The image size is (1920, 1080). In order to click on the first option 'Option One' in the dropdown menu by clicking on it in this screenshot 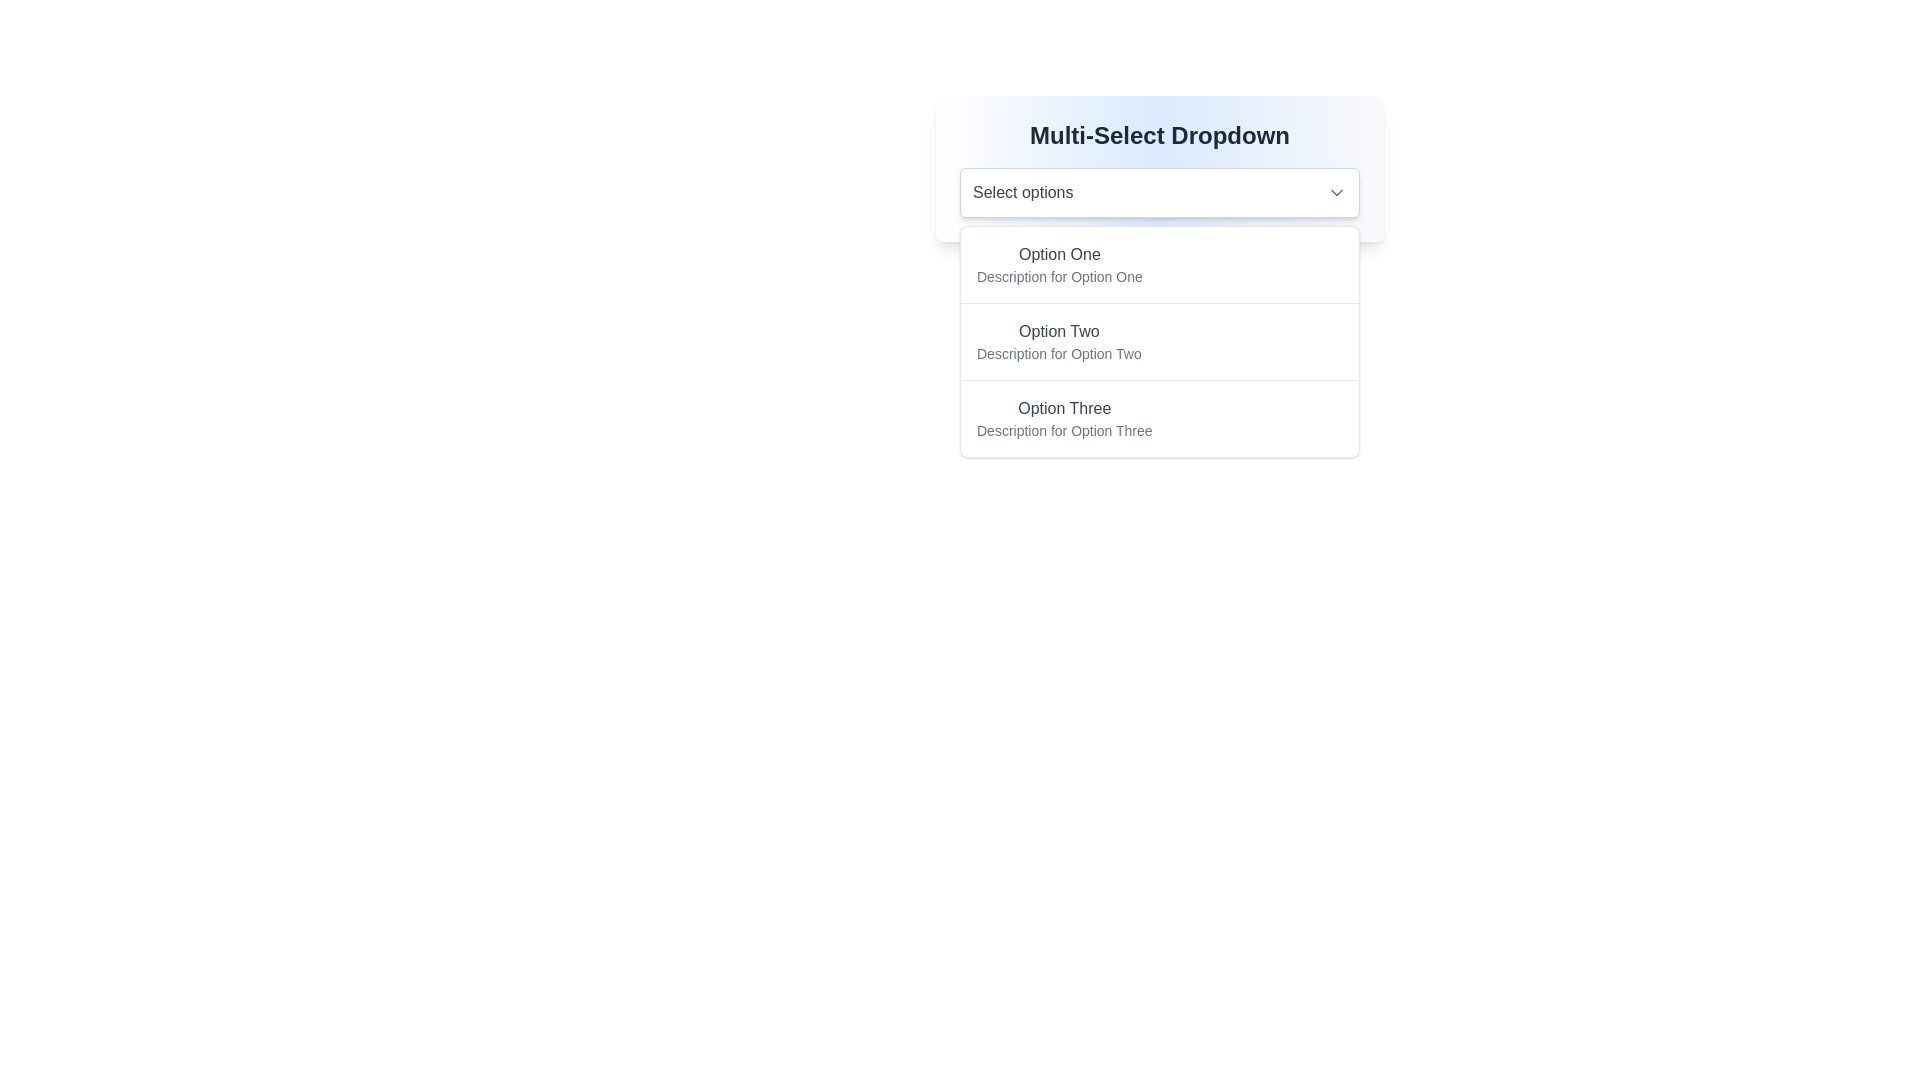, I will do `click(1160, 264)`.